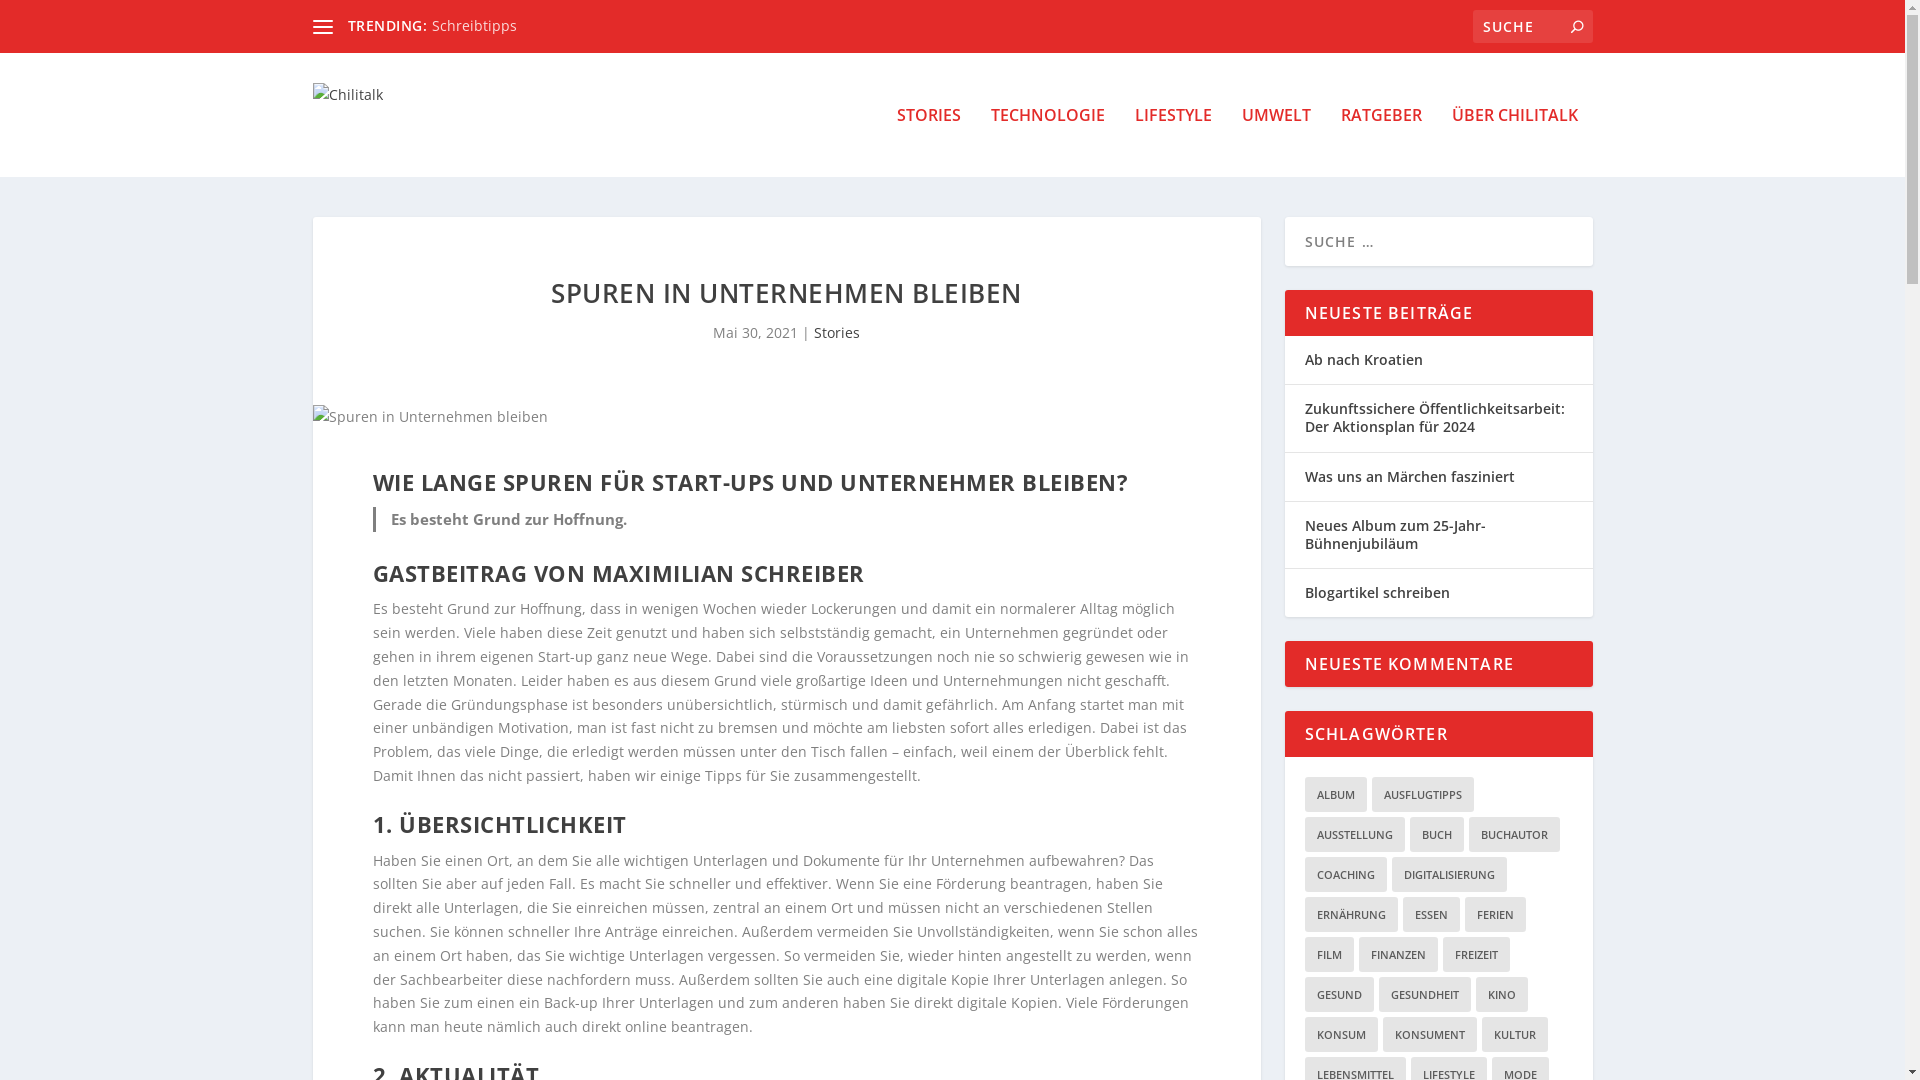  What do you see at coordinates (1429, 914) in the screenshot?
I see `'ESSEN'` at bounding box center [1429, 914].